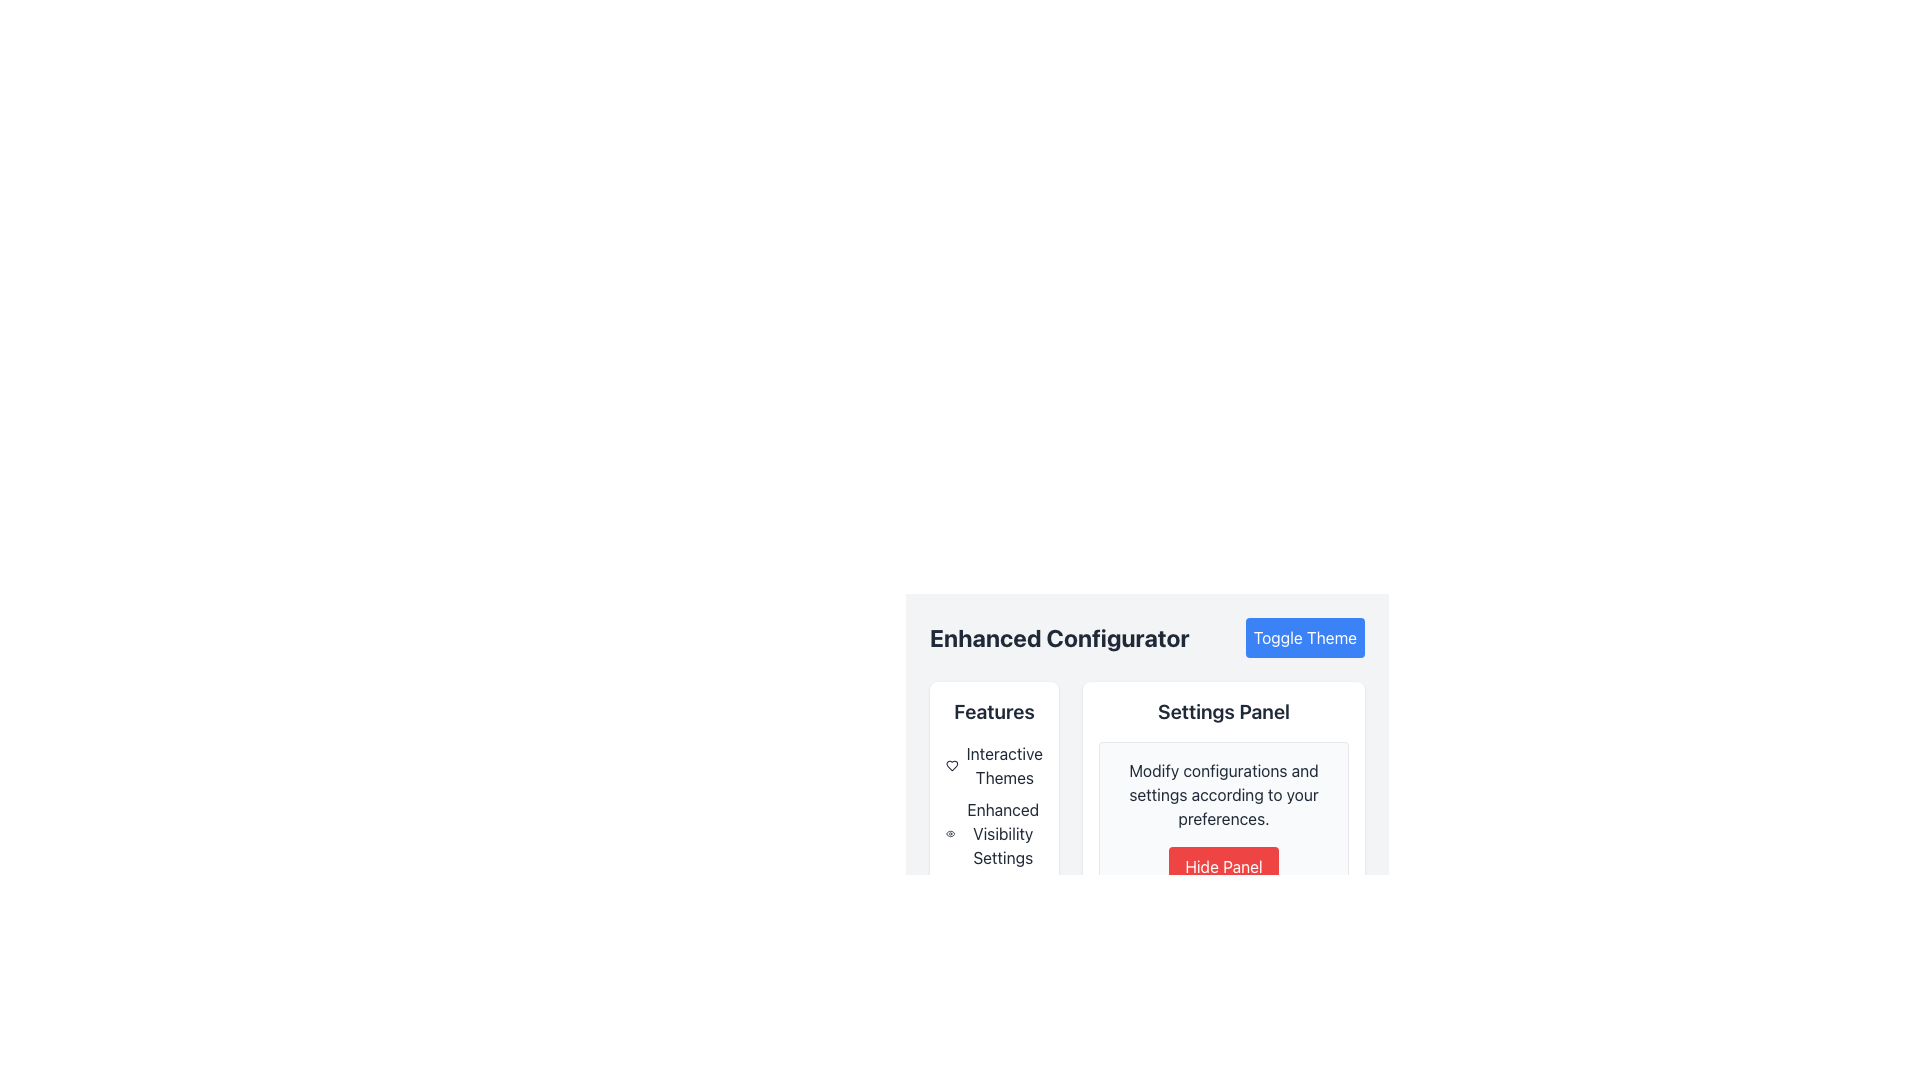 The image size is (1920, 1080). What do you see at coordinates (1223, 793) in the screenshot?
I see `informational content provided by the Text Label located at the top of the settings panel, above the red button labeled 'Hide Panel'` at bounding box center [1223, 793].